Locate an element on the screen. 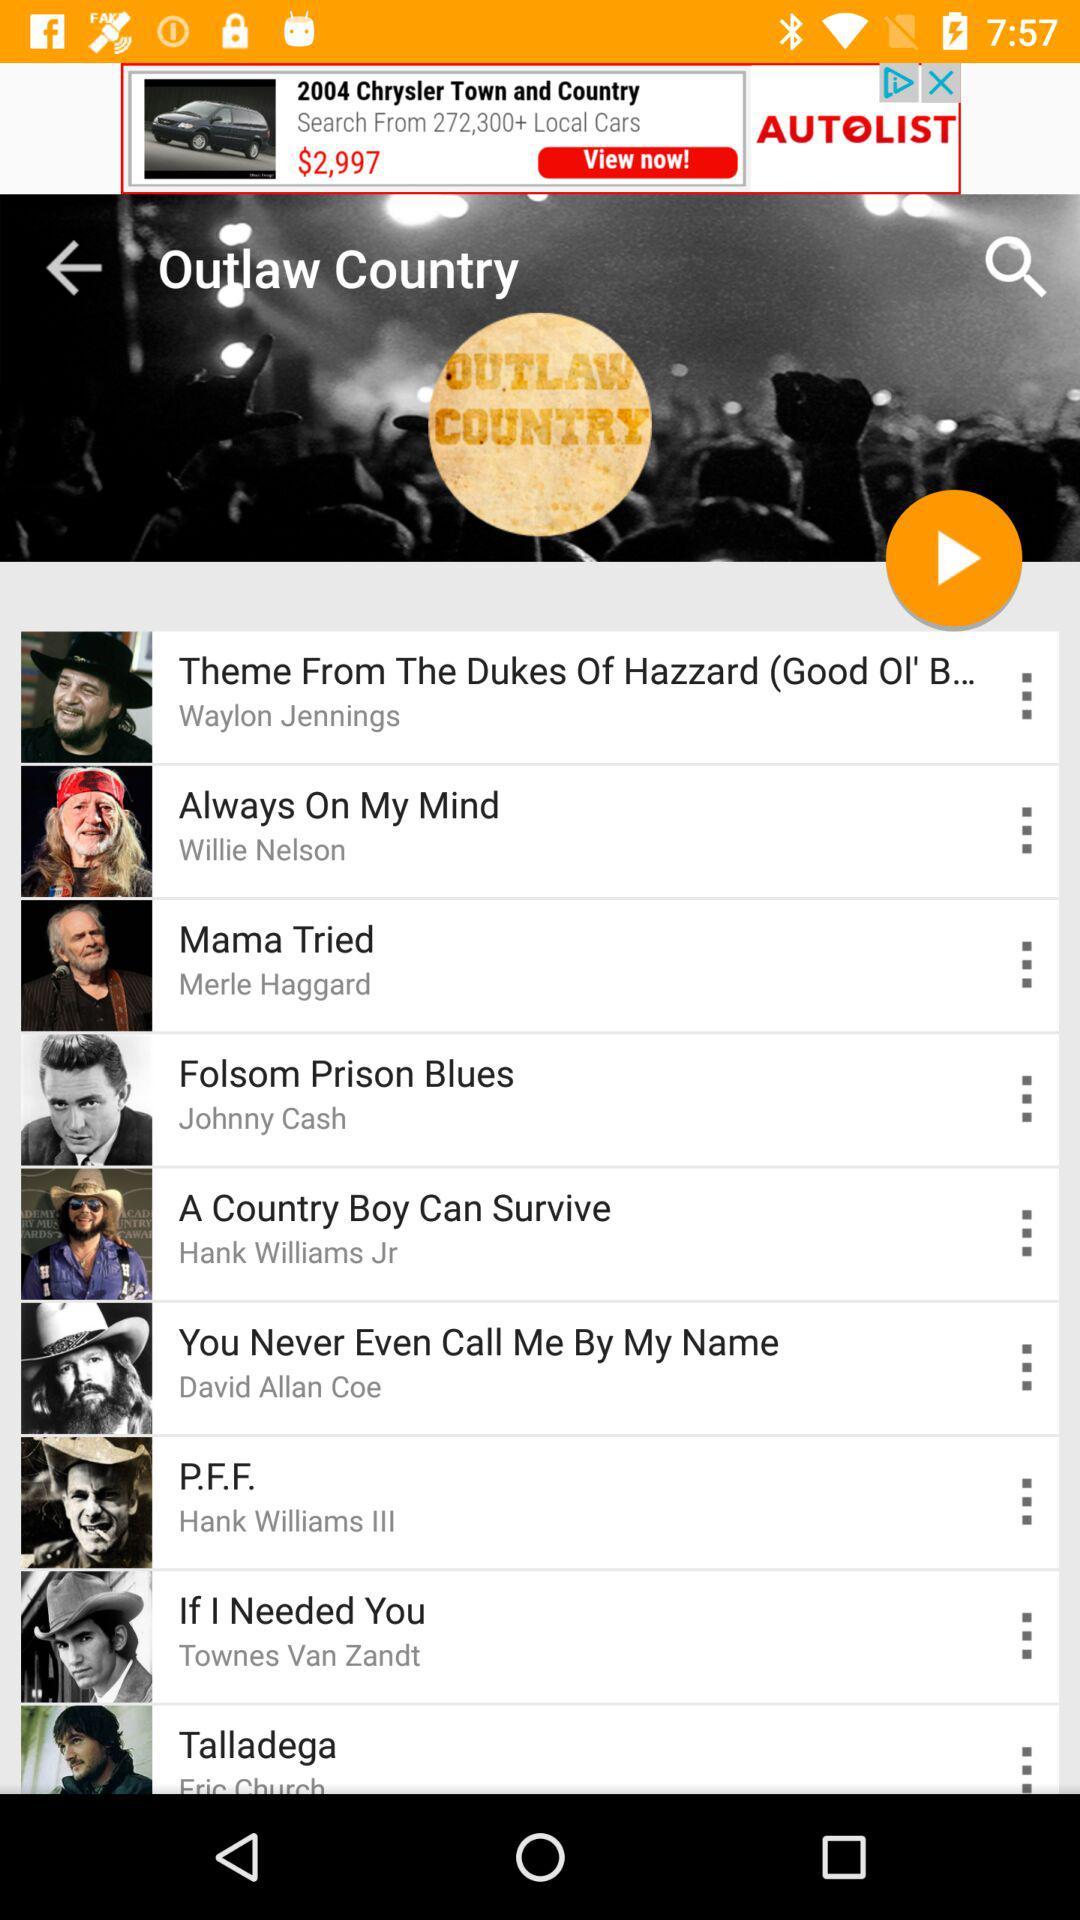  setting the option is located at coordinates (1027, 1766).